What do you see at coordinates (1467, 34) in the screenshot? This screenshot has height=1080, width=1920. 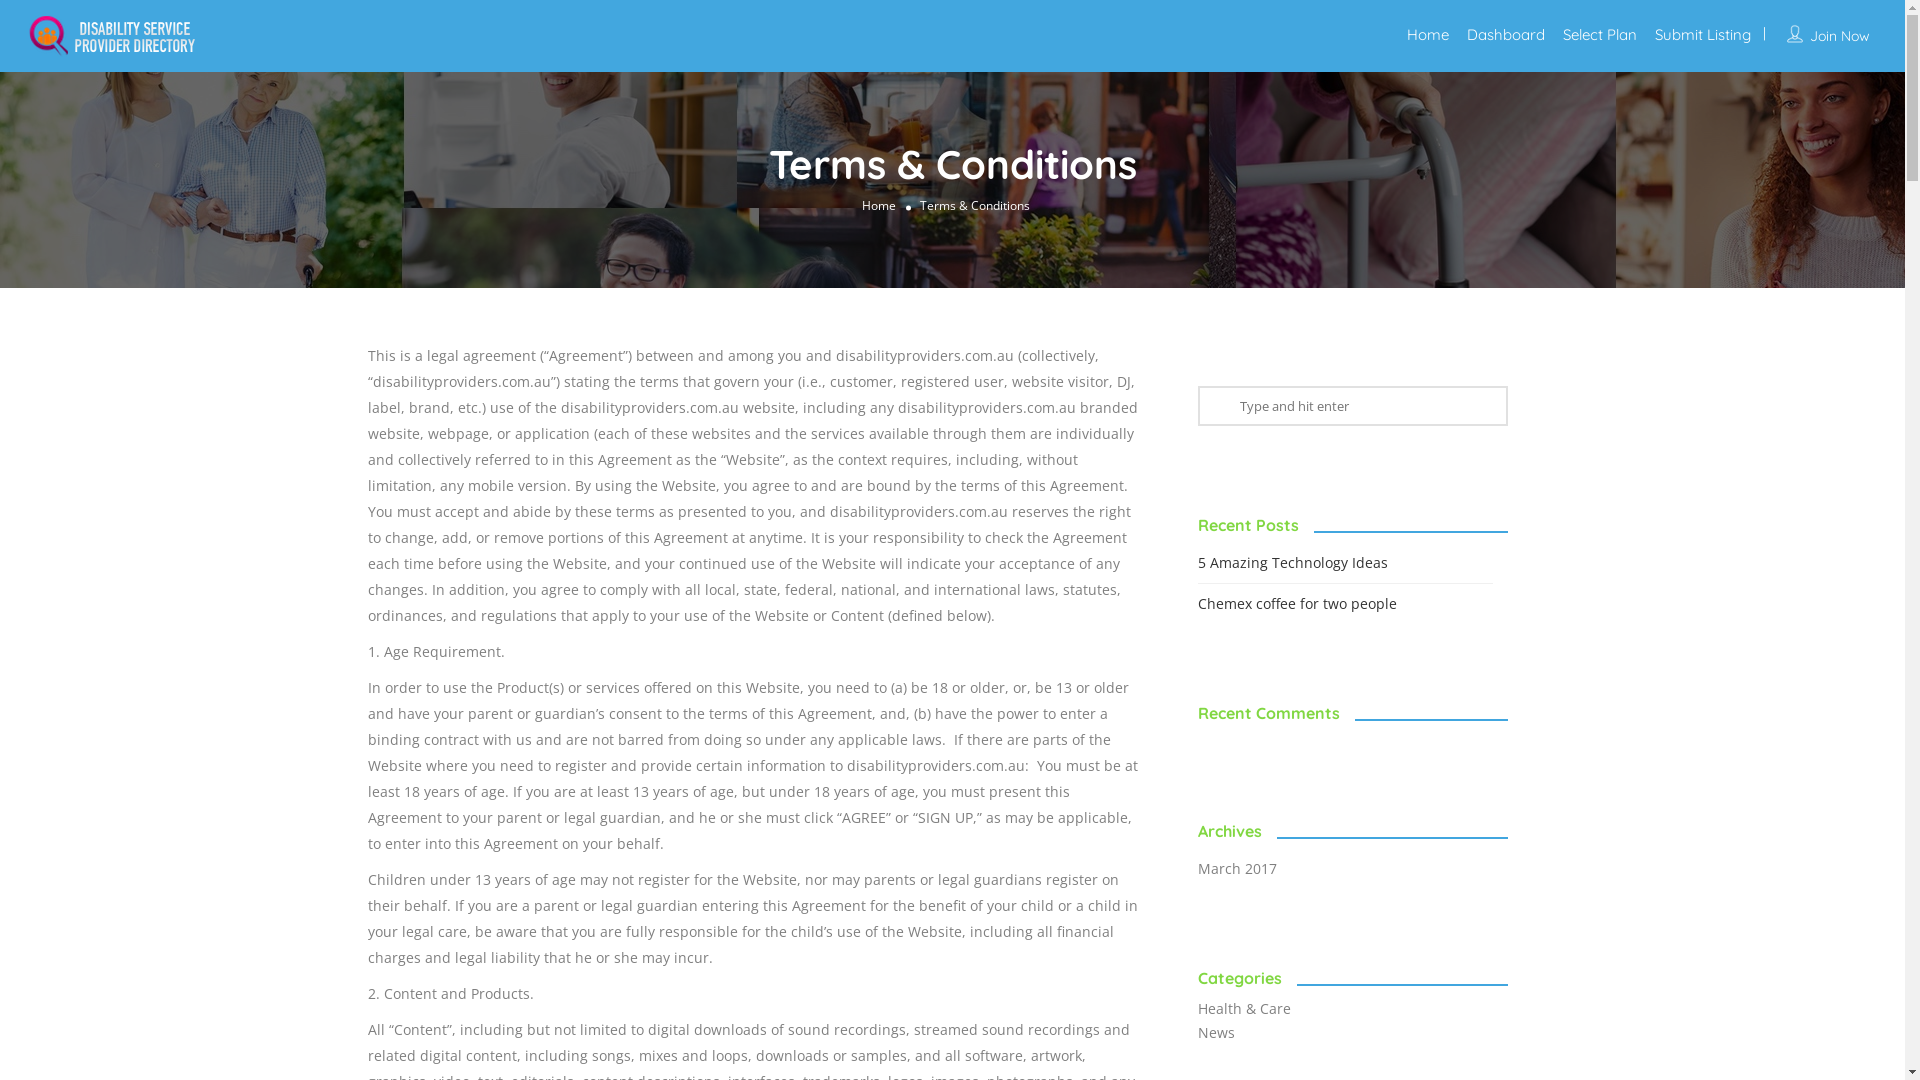 I see `'Dashboard'` at bounding box center [1467, 34].